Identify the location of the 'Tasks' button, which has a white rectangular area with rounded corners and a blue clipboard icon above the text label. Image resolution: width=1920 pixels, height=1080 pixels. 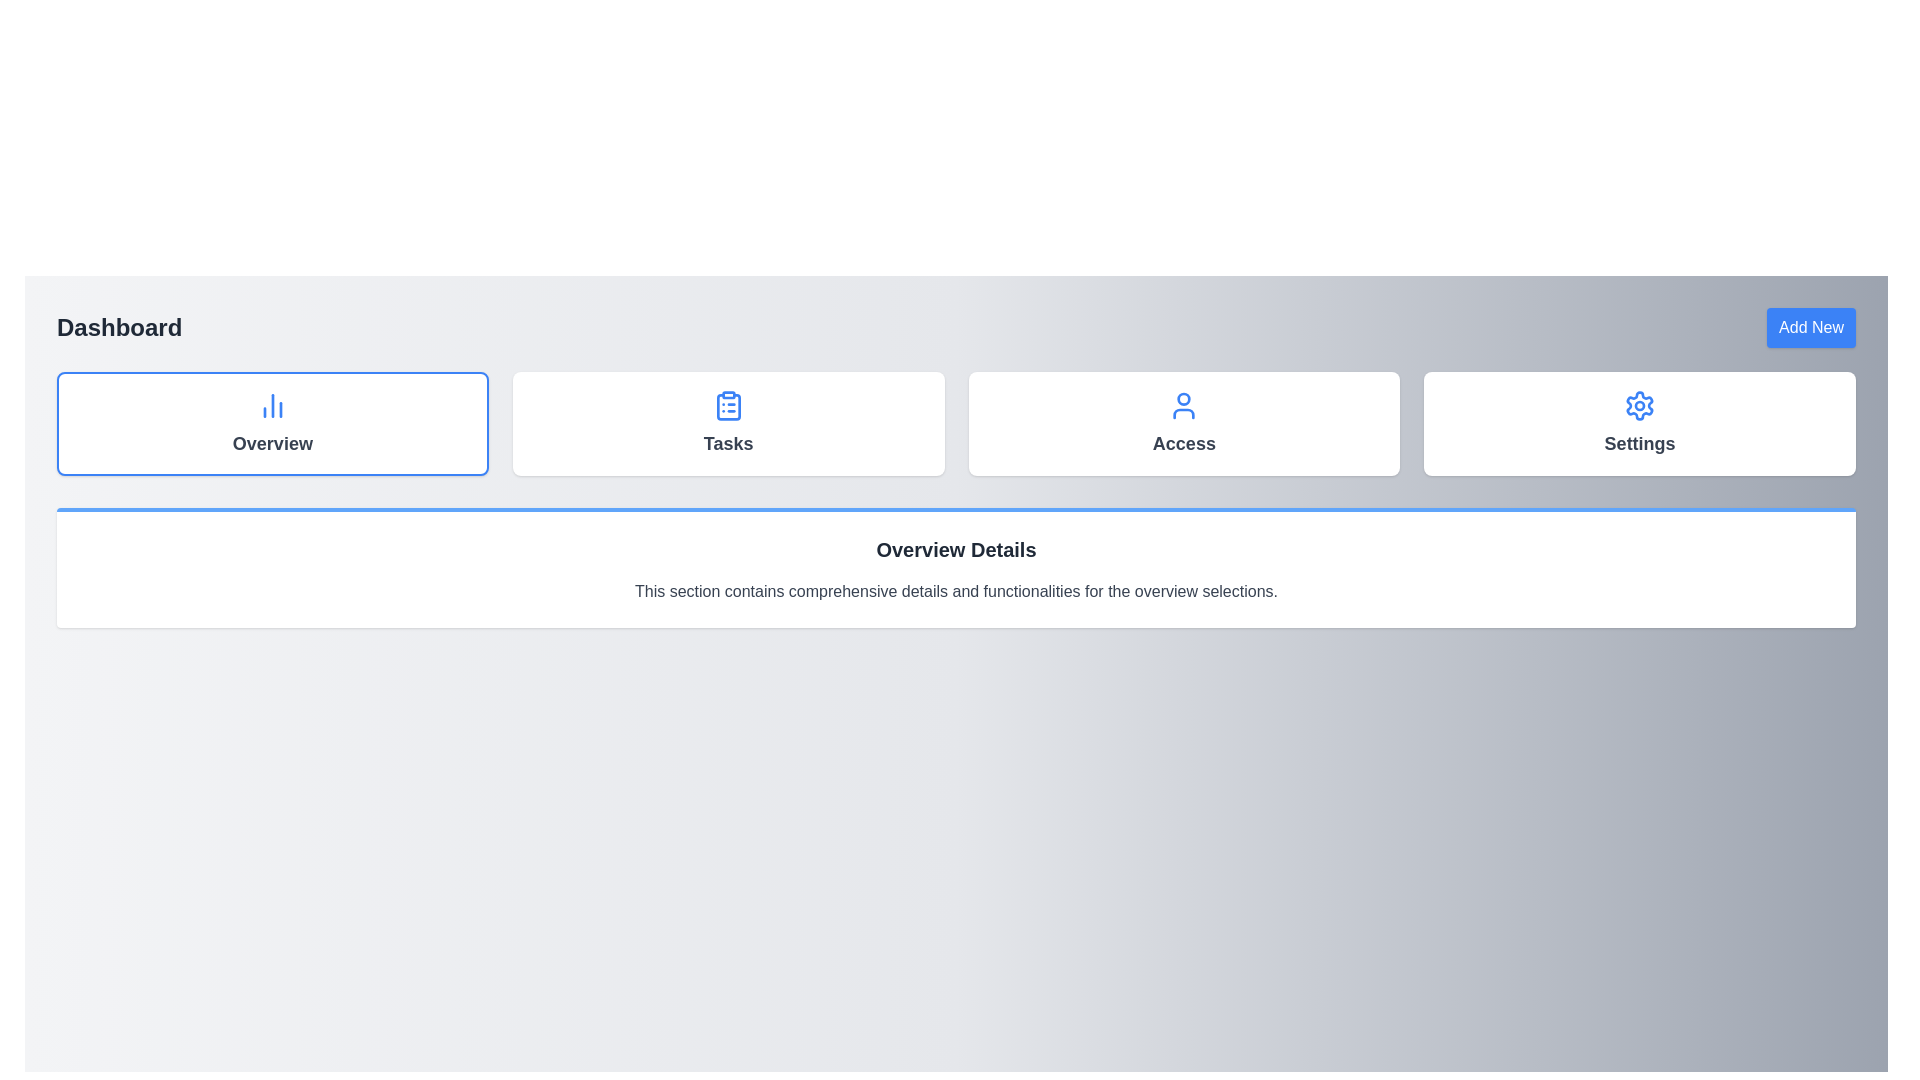
(727, 423).